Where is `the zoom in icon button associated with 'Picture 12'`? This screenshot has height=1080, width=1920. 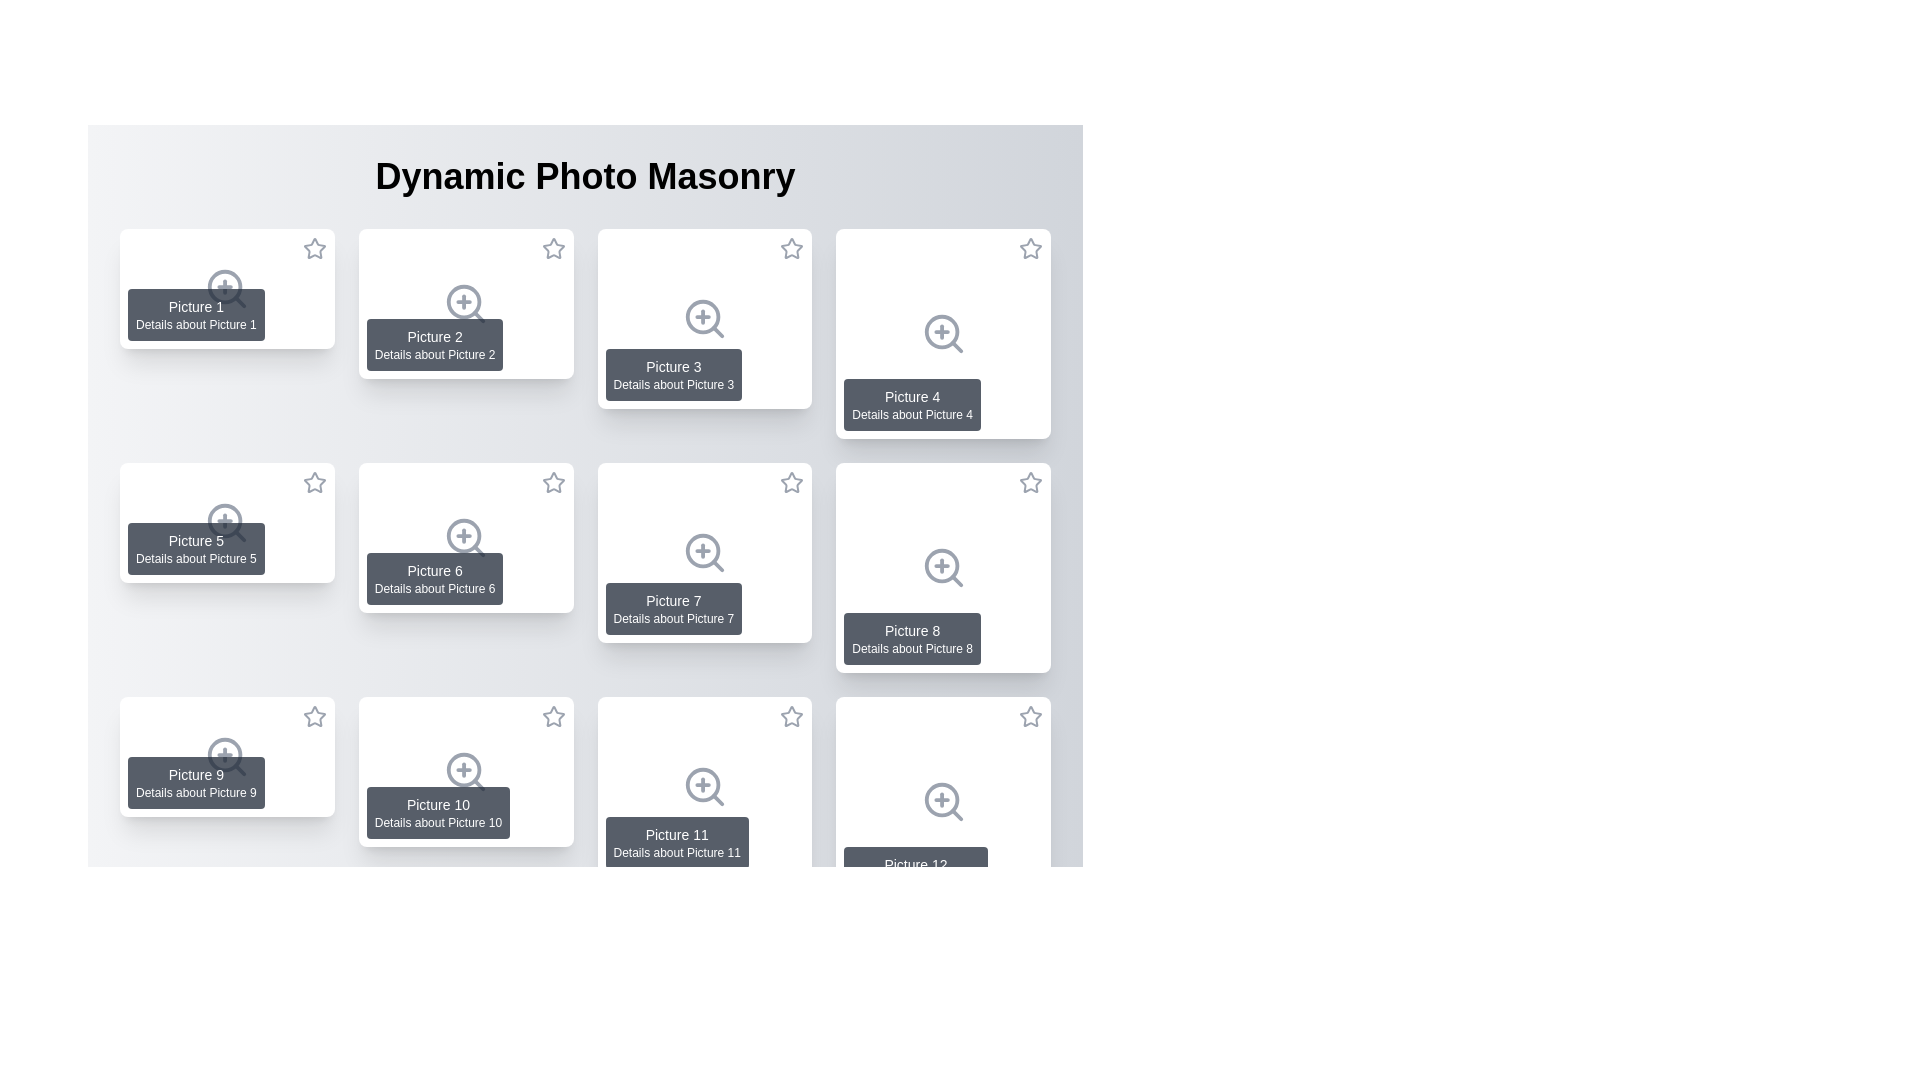
the zoom in icon button associated with 'Picture 12' is located at coordinates (942, 801).